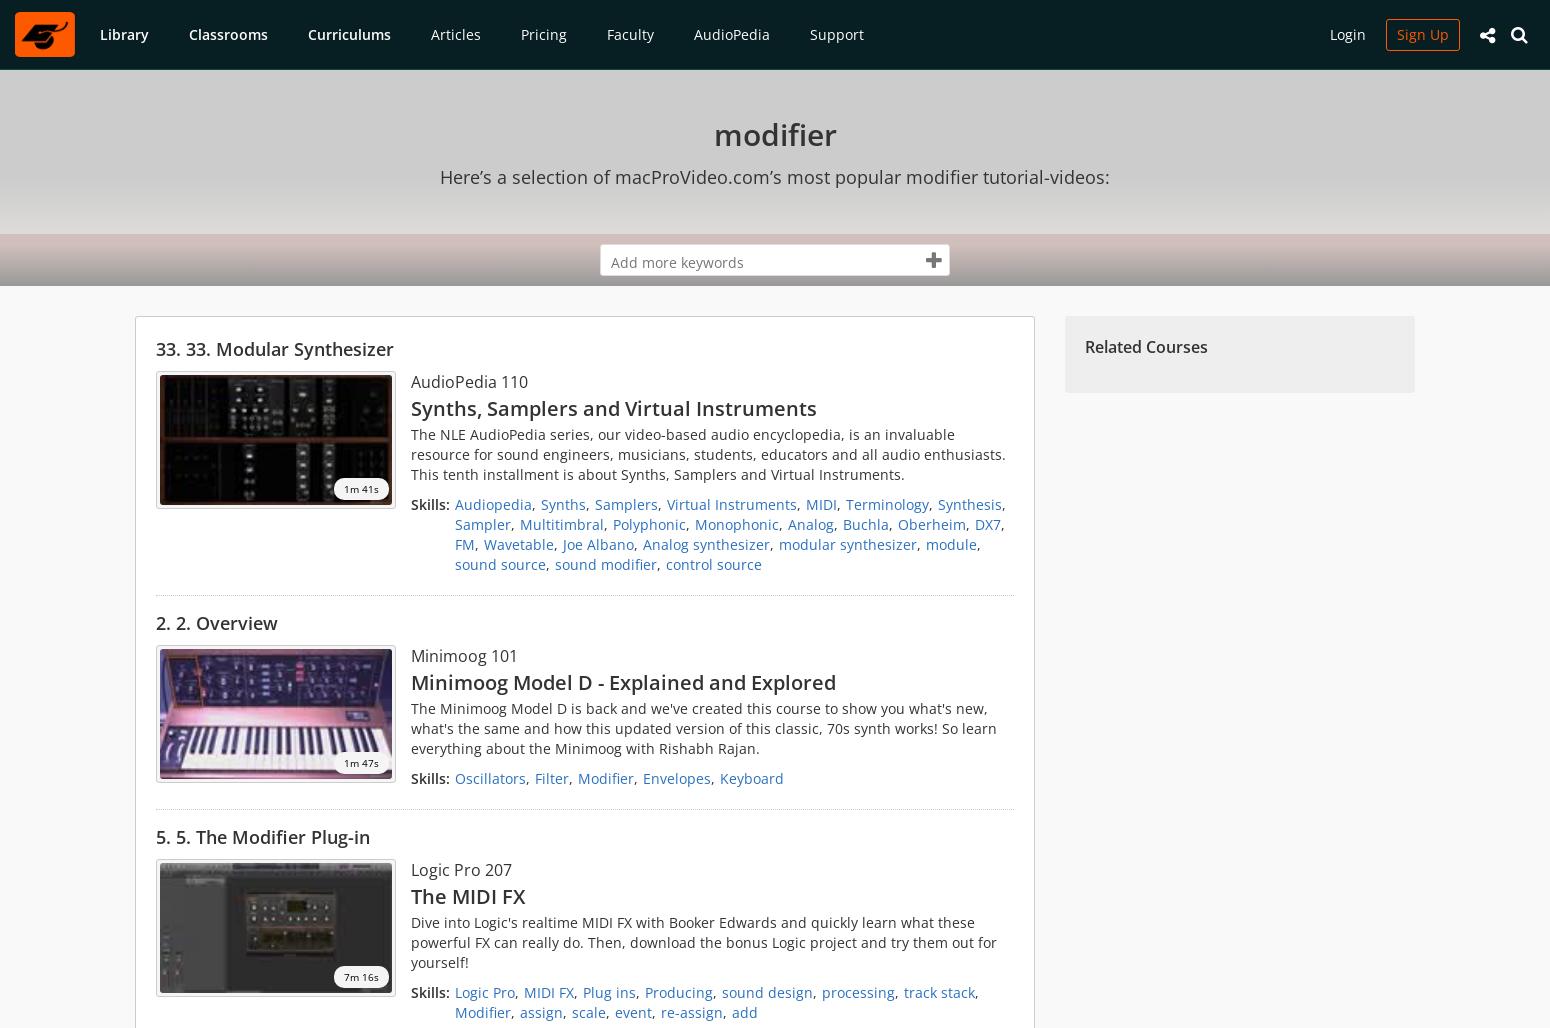 The width and height of the screenshot is (1550, 1028). What do you see at coordinates (483, 991) in the screenshot?
I see `'Logic Pro'` at bounding box center [483, 991].